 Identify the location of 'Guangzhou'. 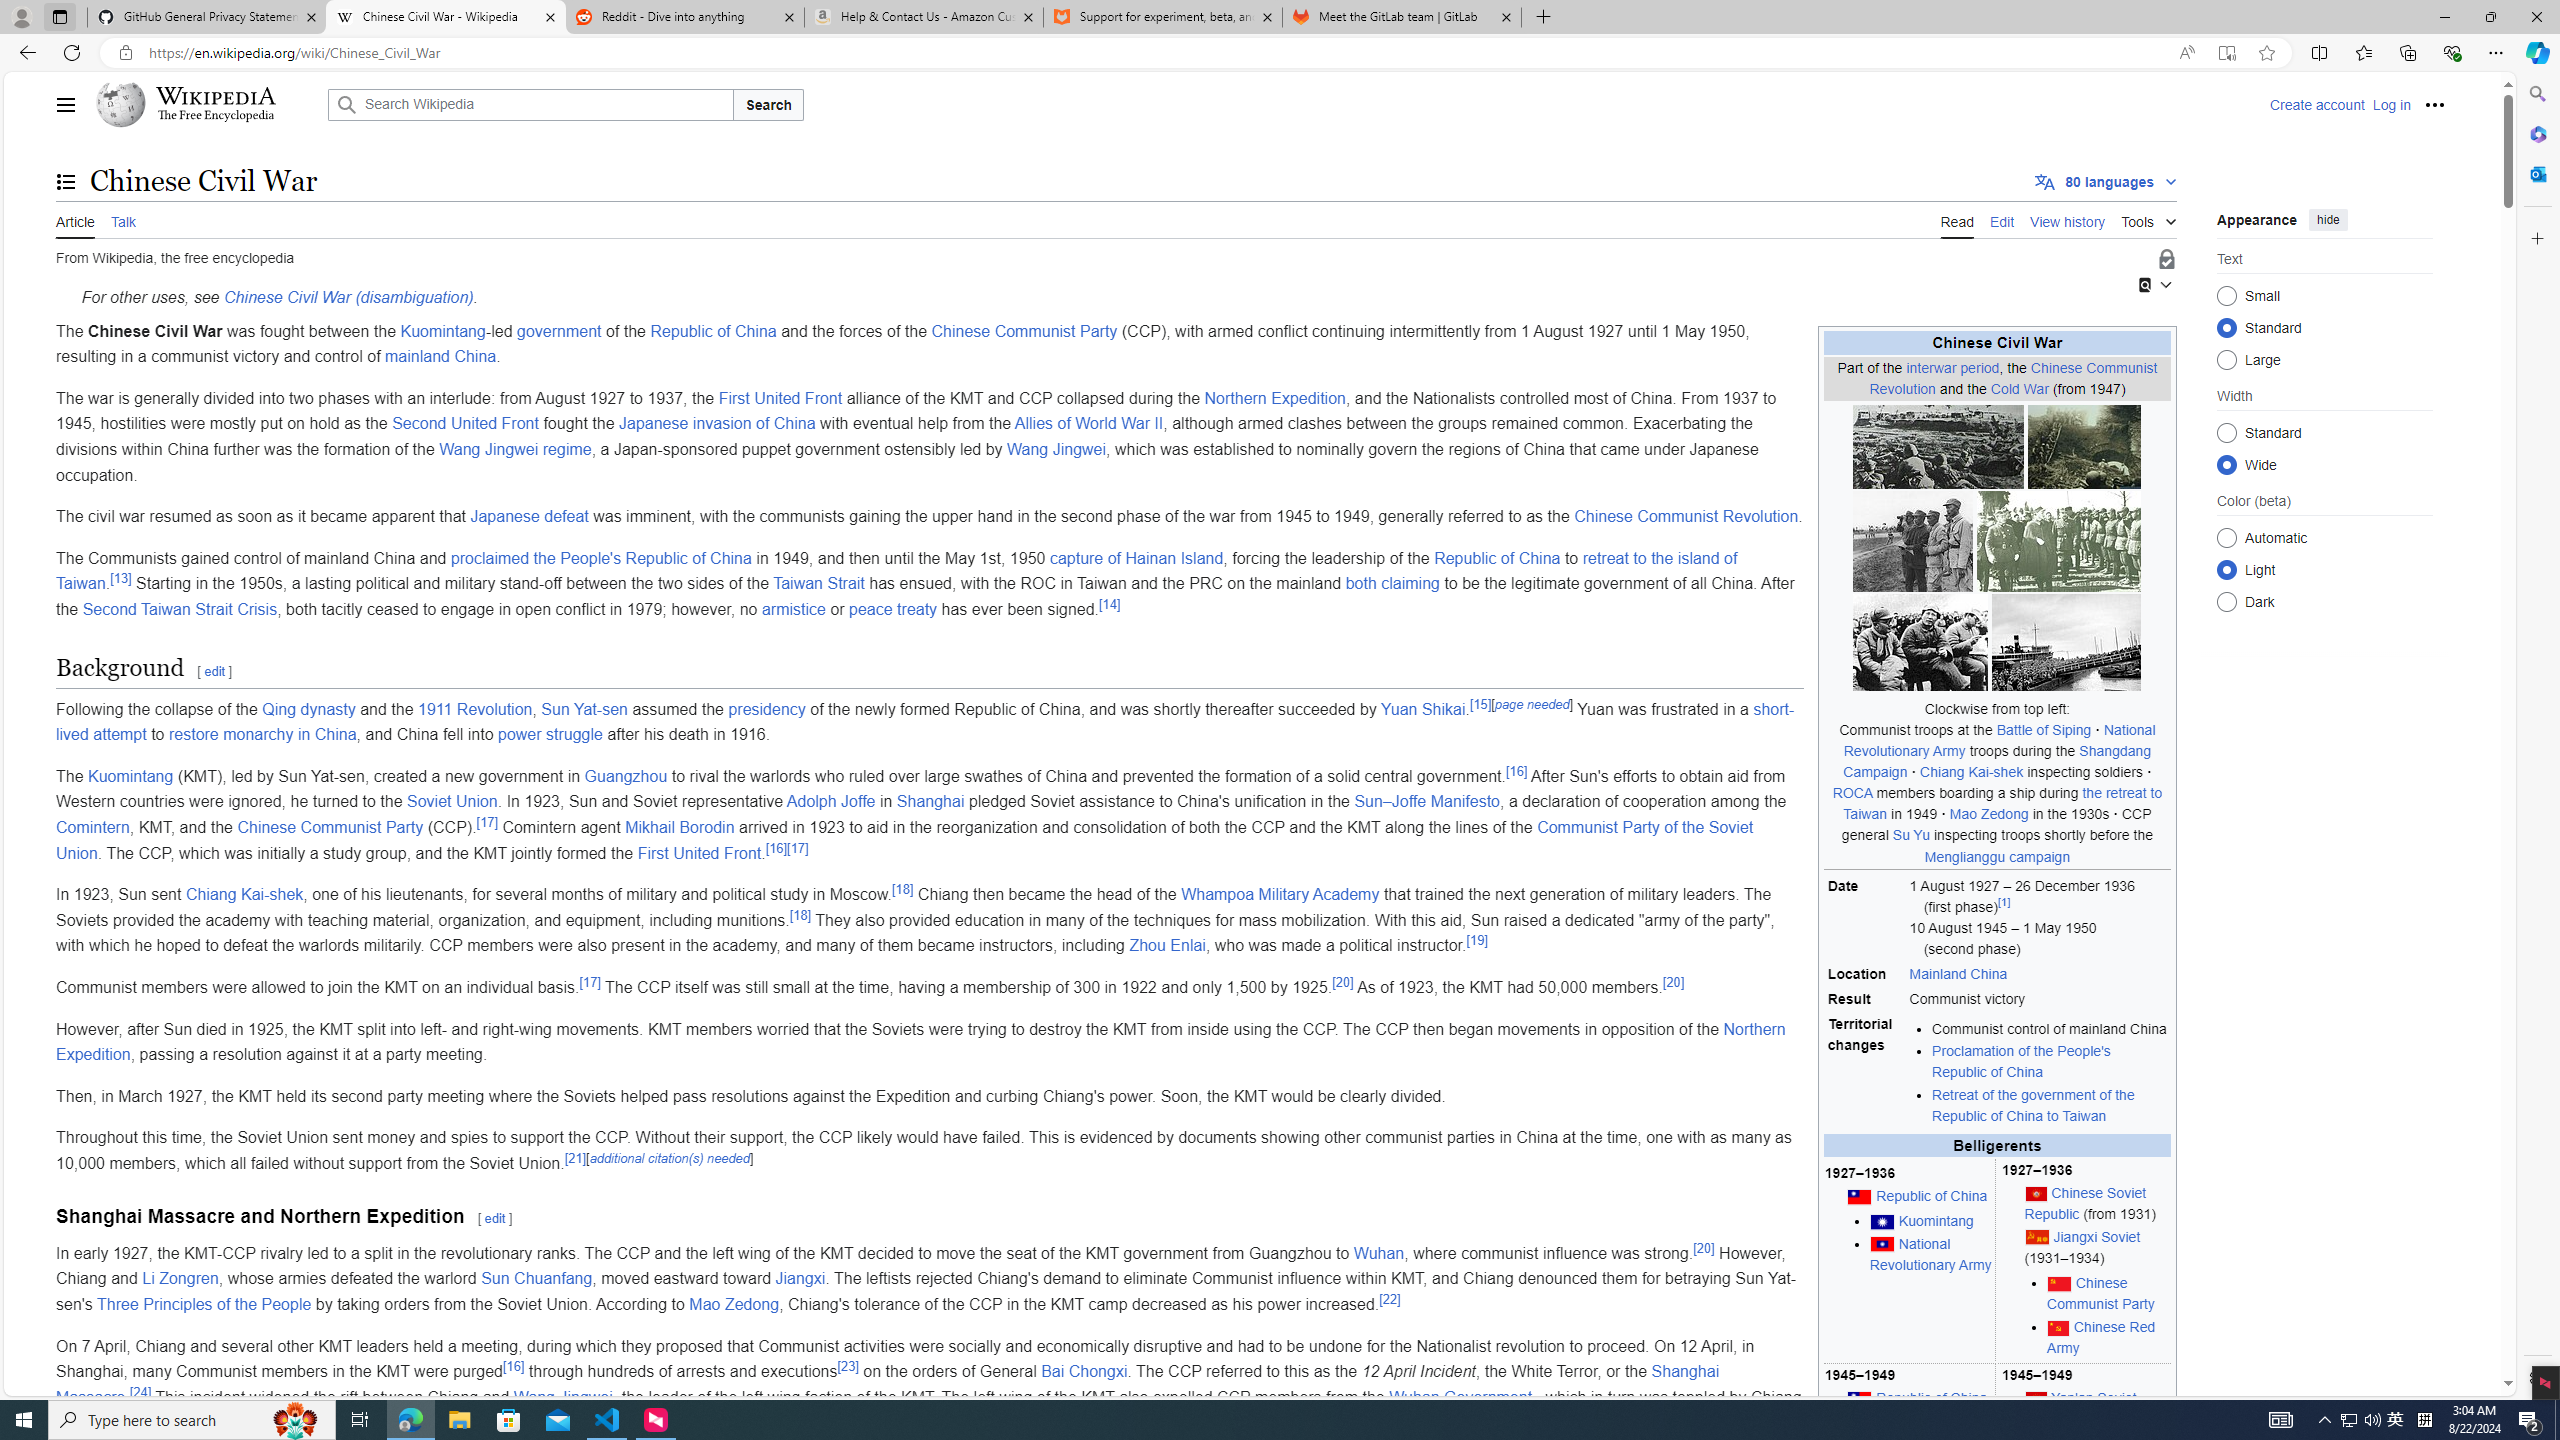
(624, 775).